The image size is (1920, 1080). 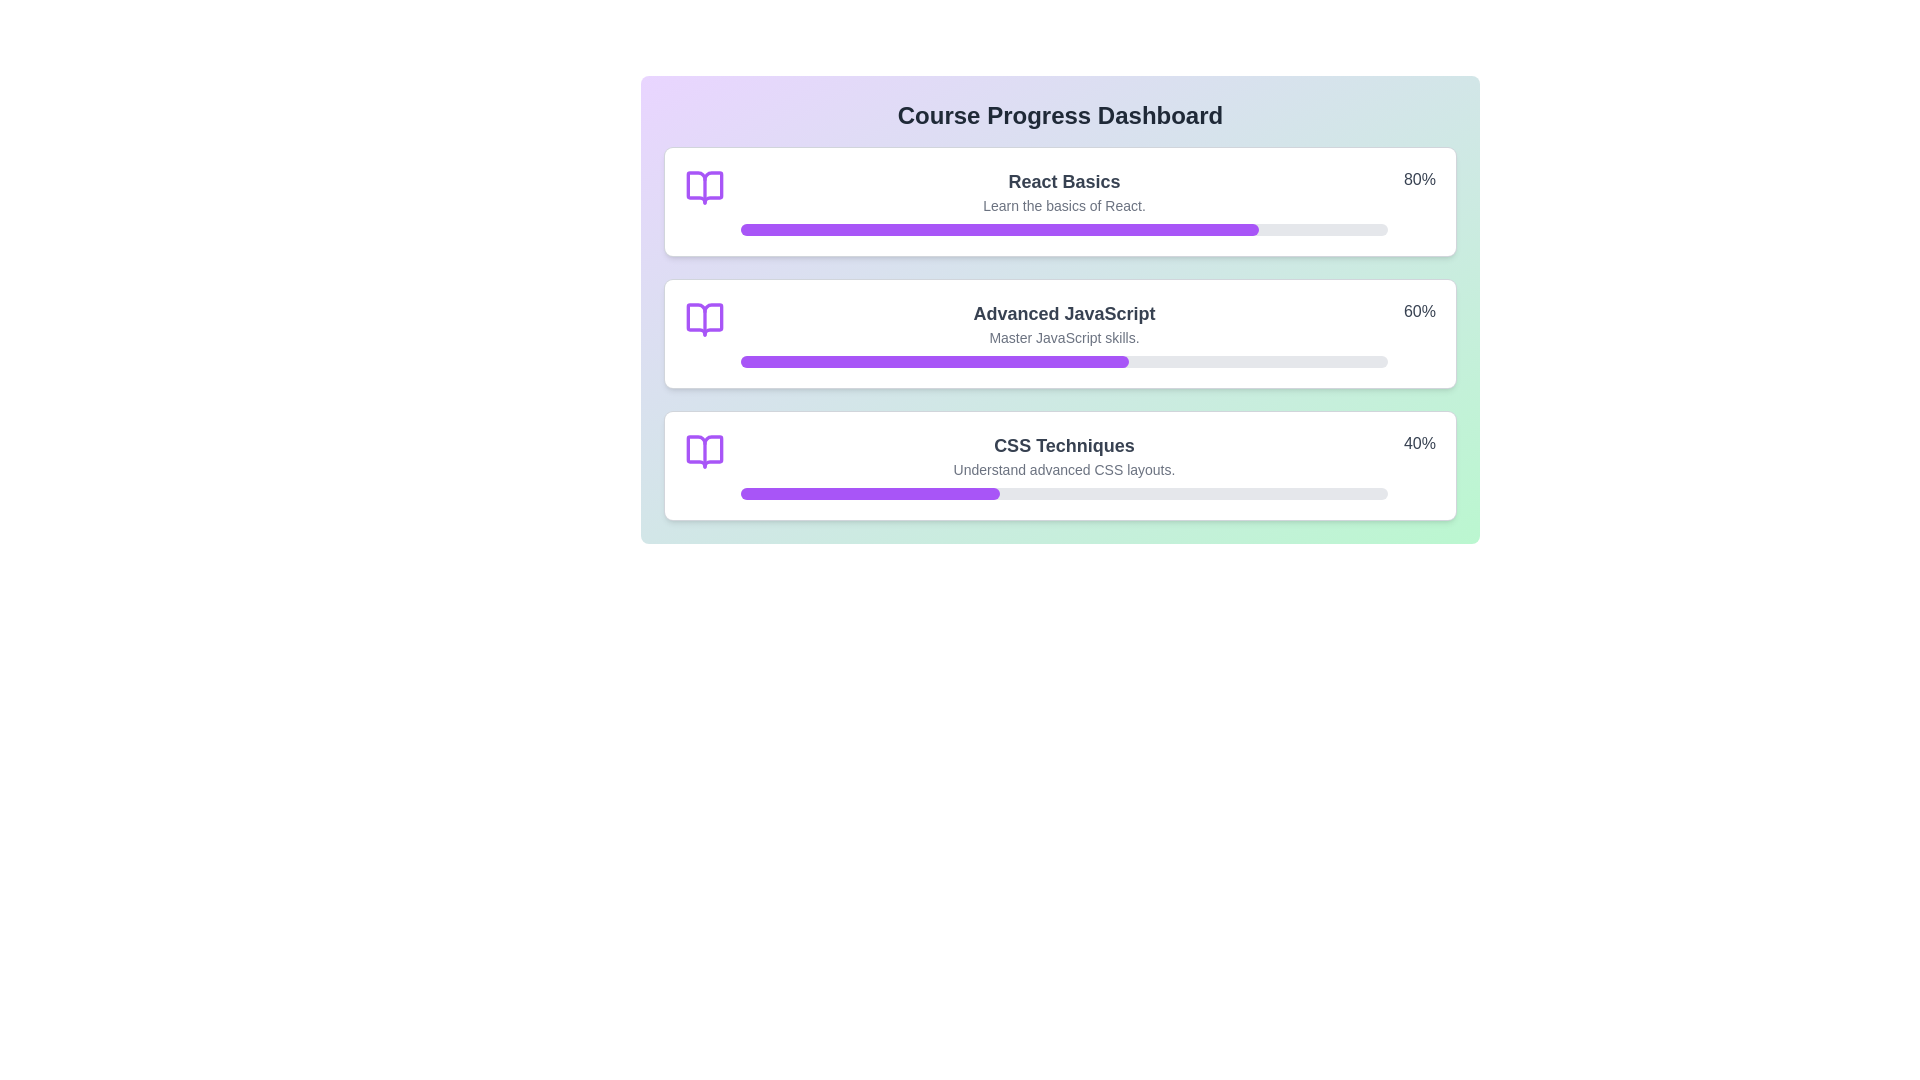 What do you see at coordinates (1419, 312) in the screenshot?
I see `the text label displaying the numeric progress percentage for the 'Advanced JavaScript' course, located at the top-right corner of the course progress card` at bounding box center [1419, 312].